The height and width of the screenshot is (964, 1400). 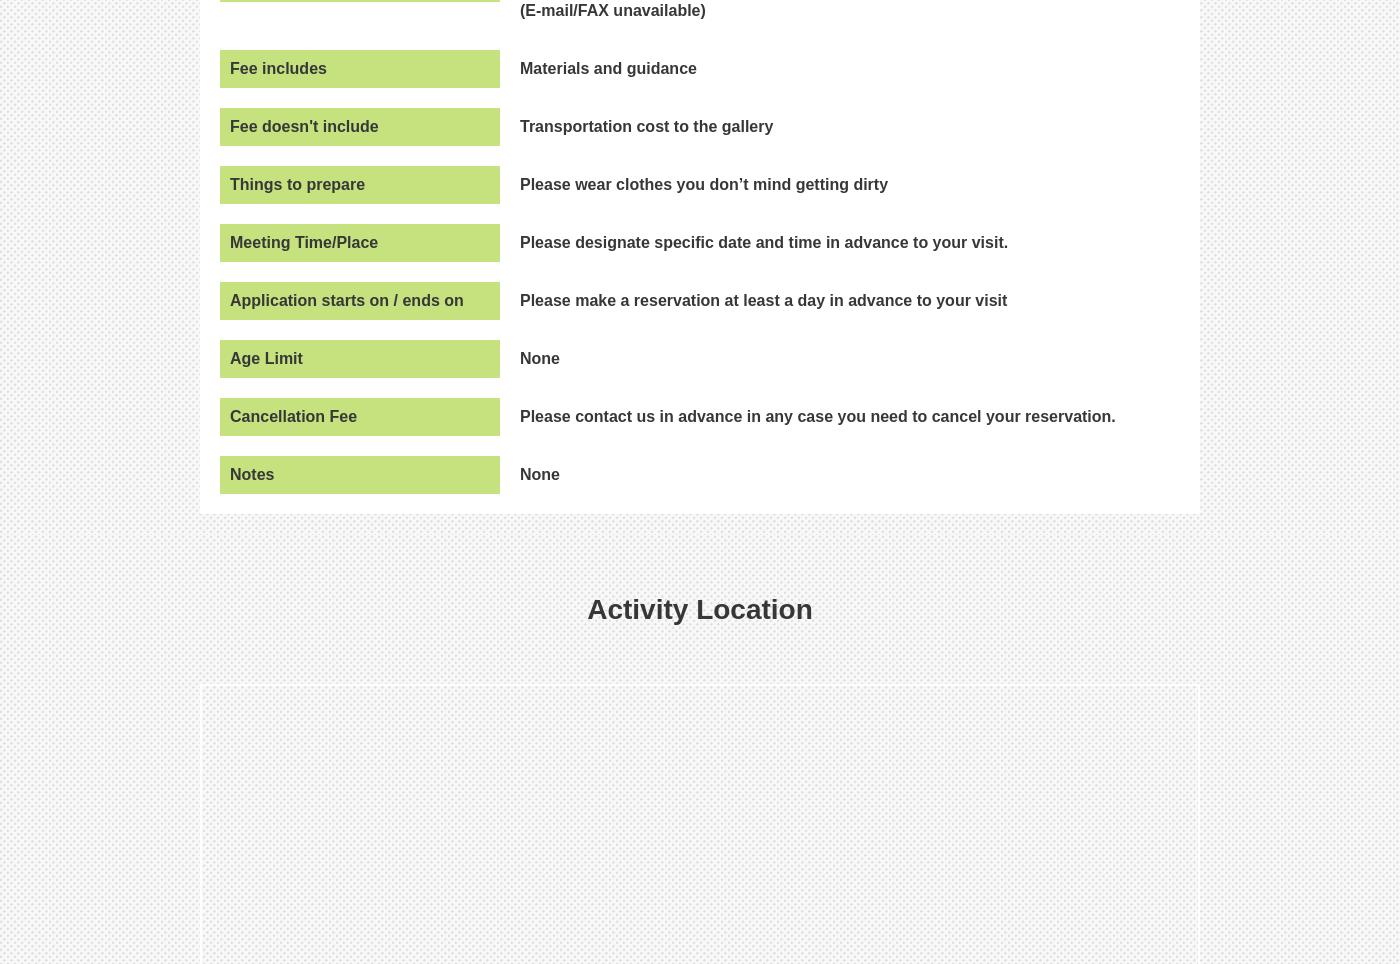 I want to click on 'Age Limit', so click(x=266, y=356).